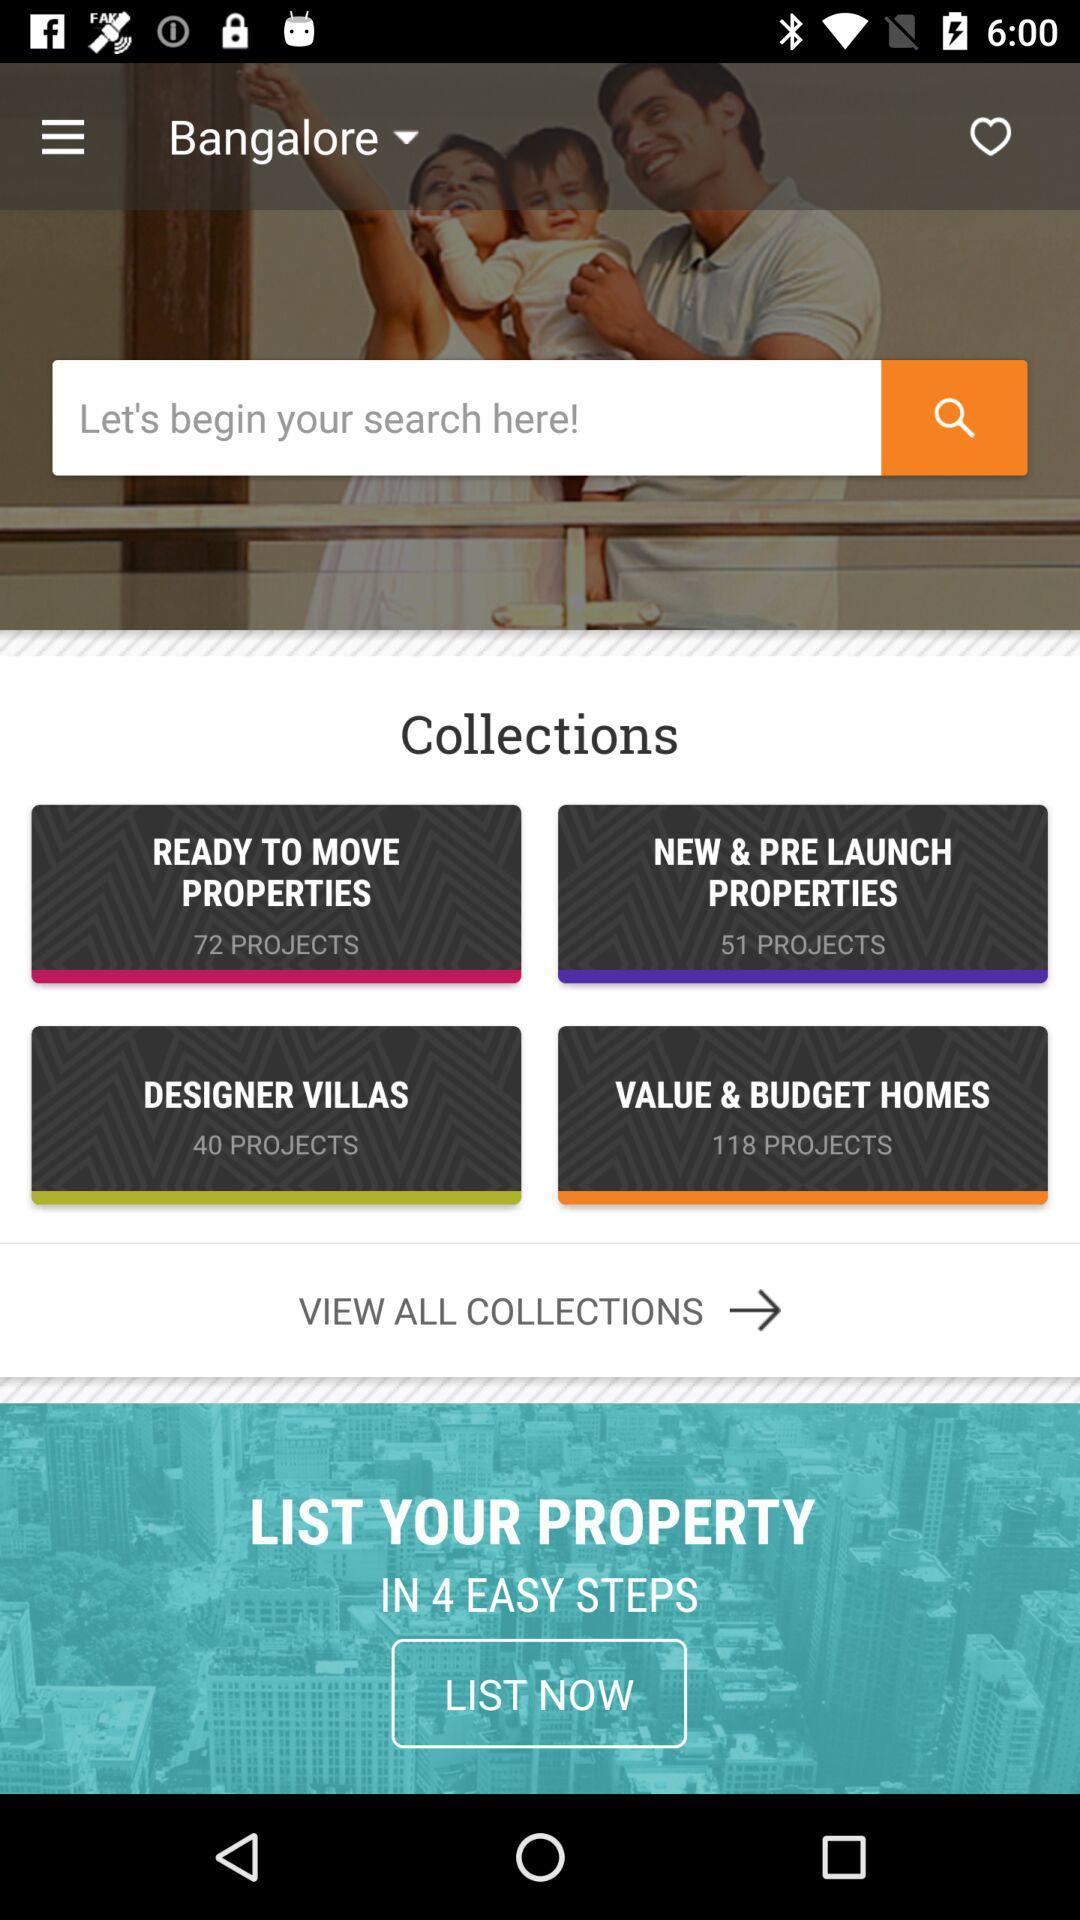 The width and height of the screenshot is (1080, 1920). Describe the element at coordinates (83, 135) in the screenshot. I see `open menu` at that location.